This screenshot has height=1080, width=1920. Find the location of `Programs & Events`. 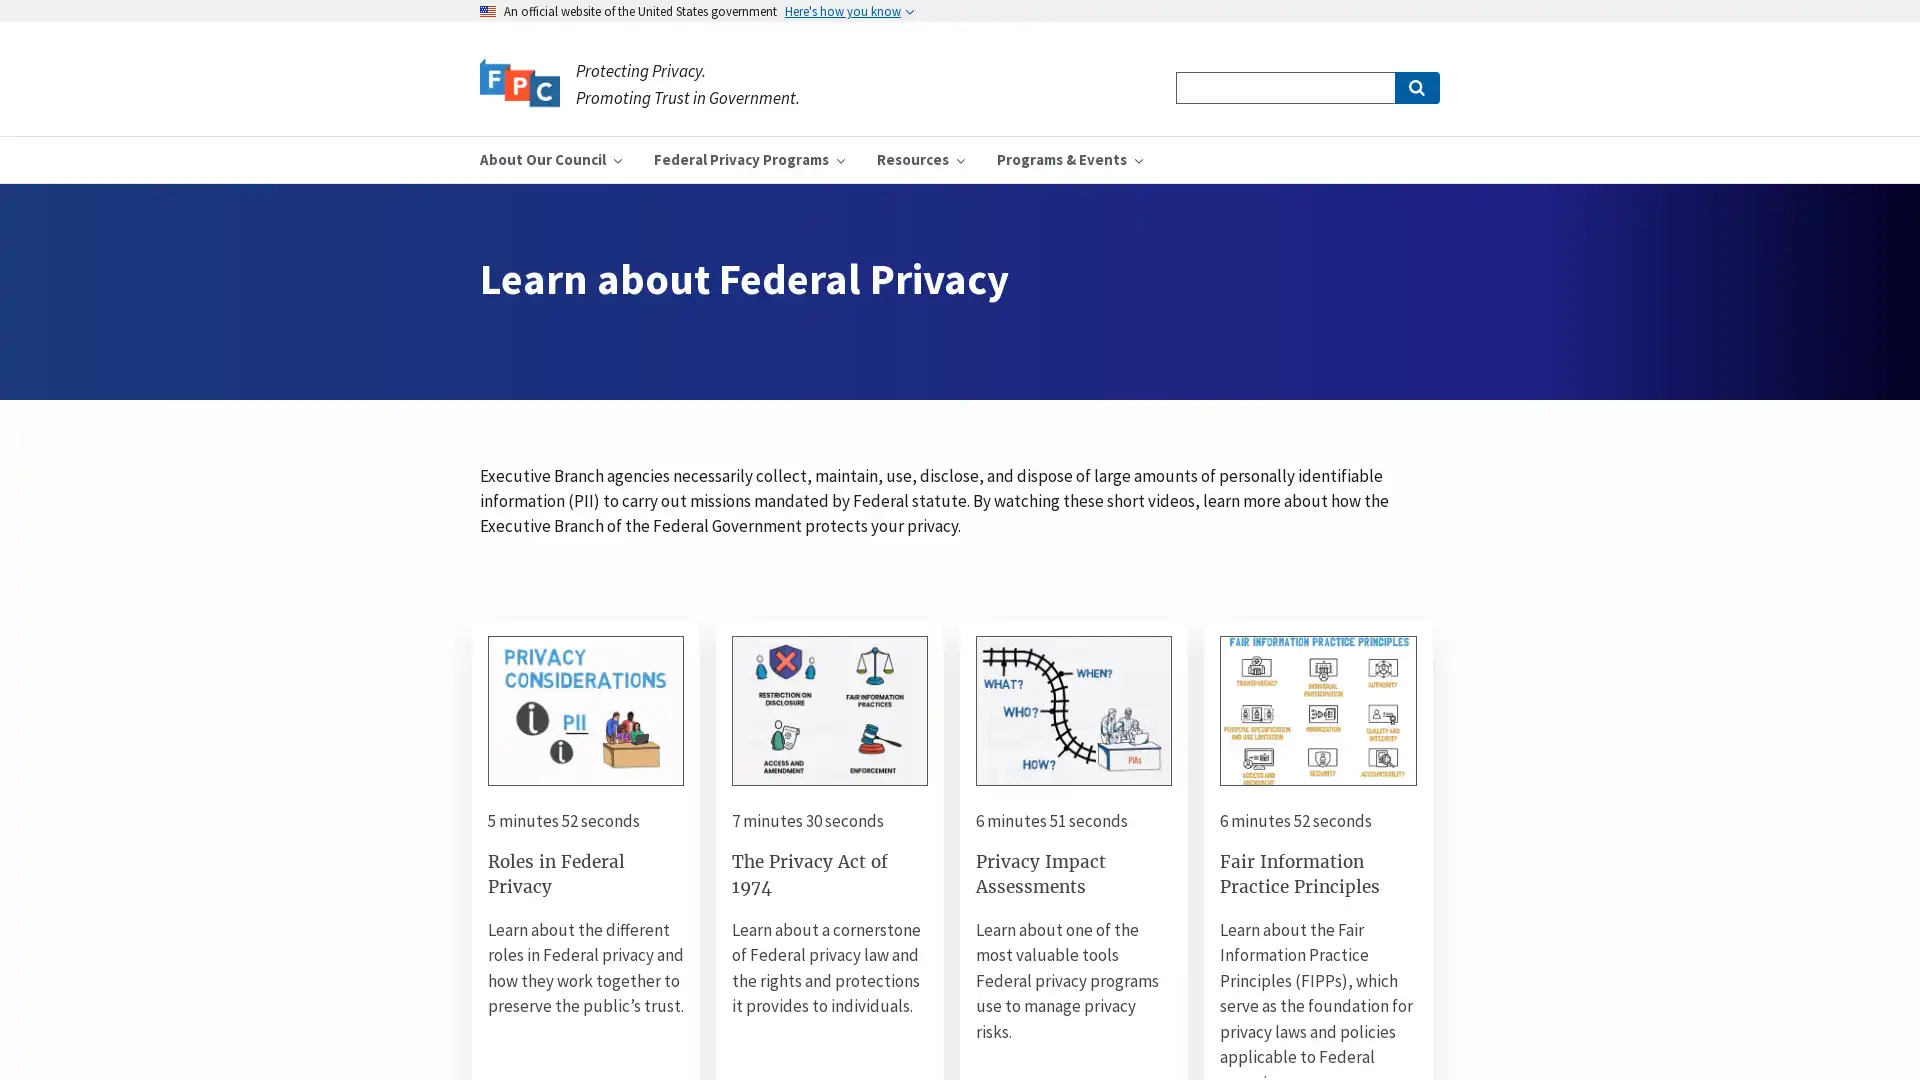

Programs & Events is located at coordinates (1069, 158).